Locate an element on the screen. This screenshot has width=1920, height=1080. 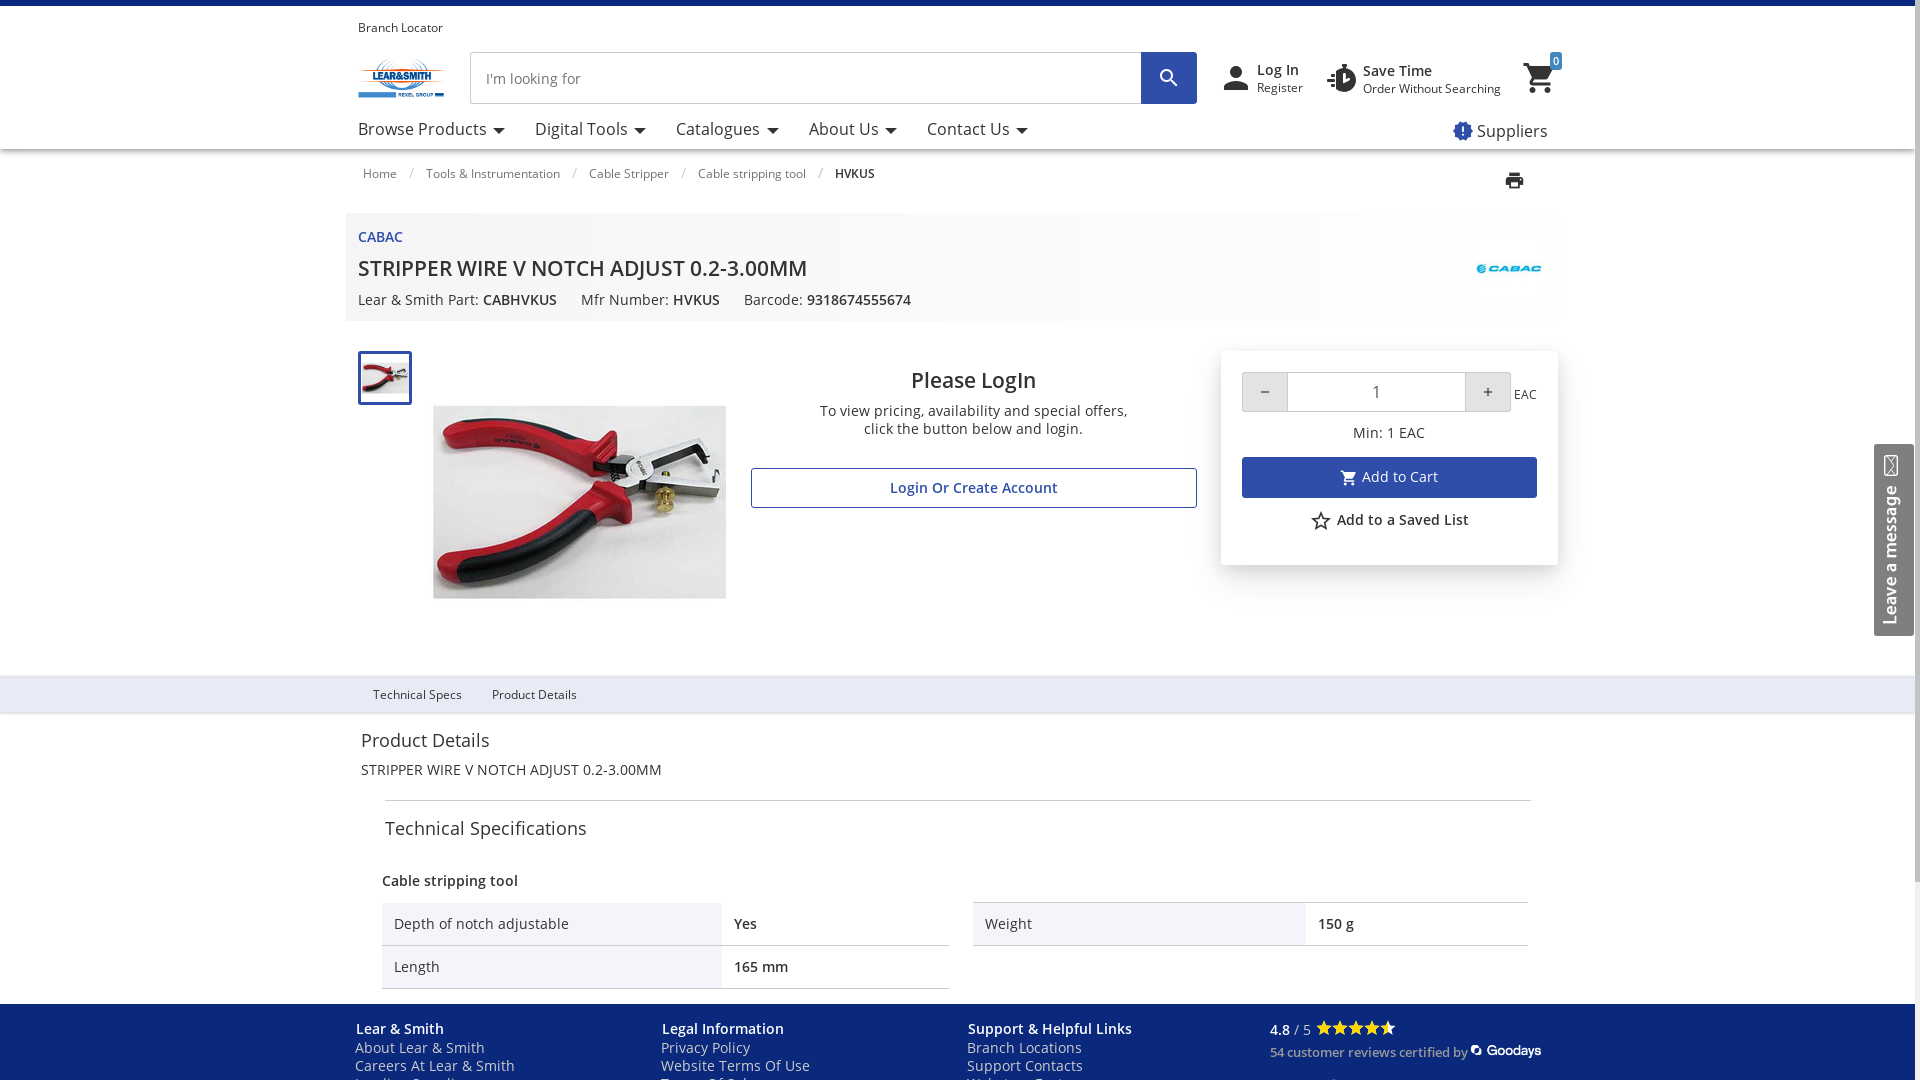
'Contact Us' is located at coordinates (977, 131).